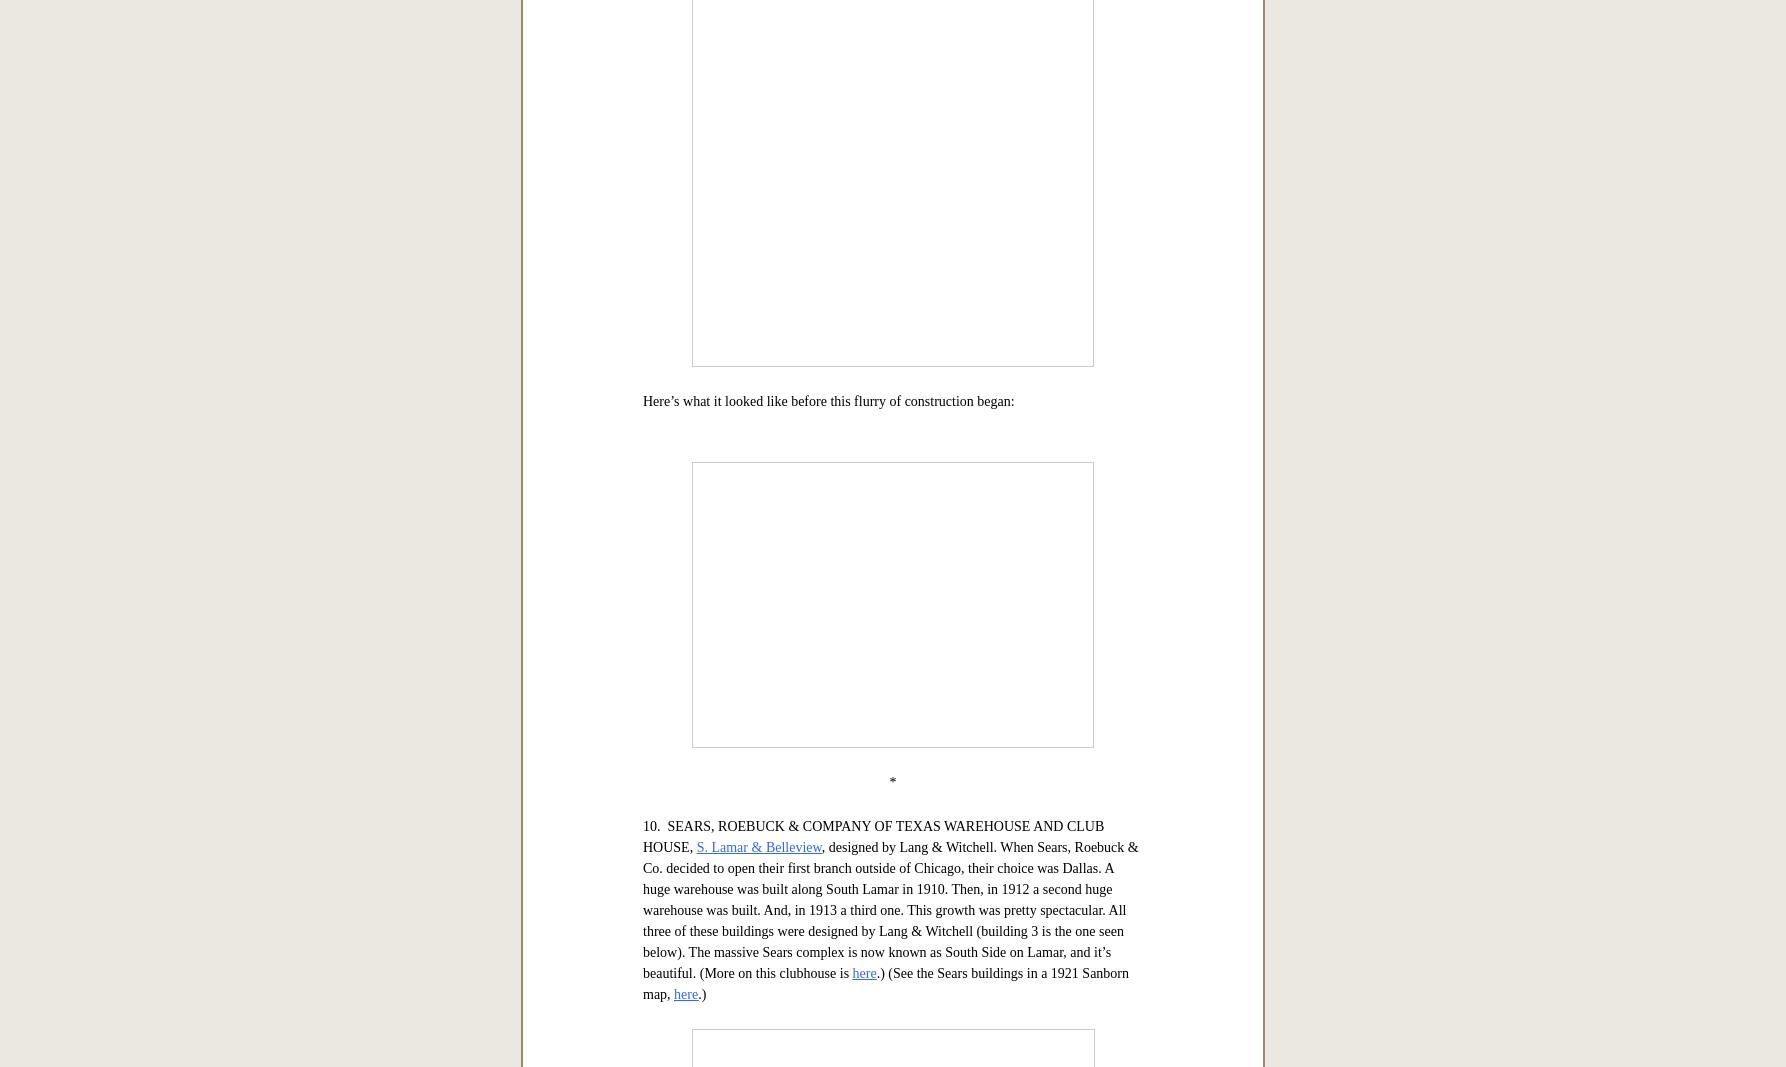  Describe the element at coordinates (885, 305) in the screenshot. I see `'another'` at that location.